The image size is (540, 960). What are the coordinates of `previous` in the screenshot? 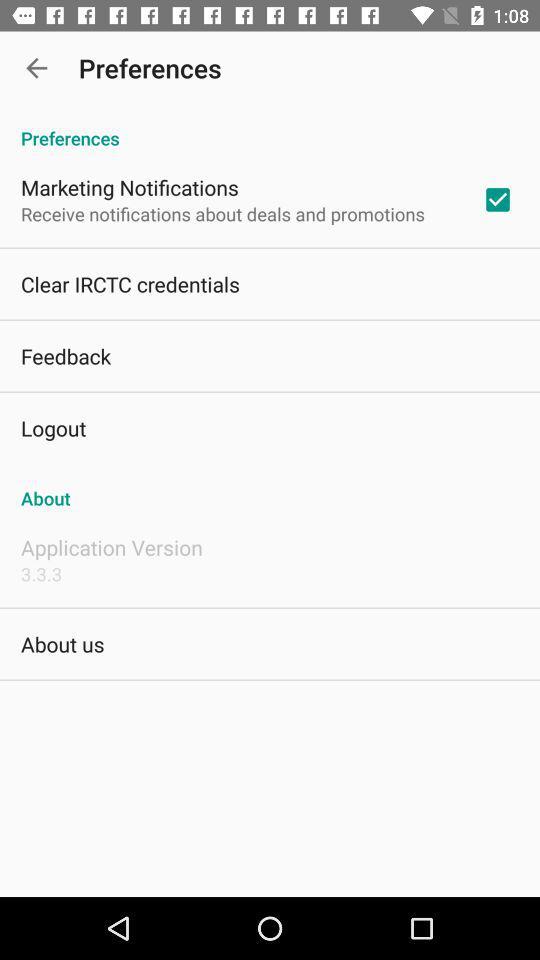 It's located at (36, 68).